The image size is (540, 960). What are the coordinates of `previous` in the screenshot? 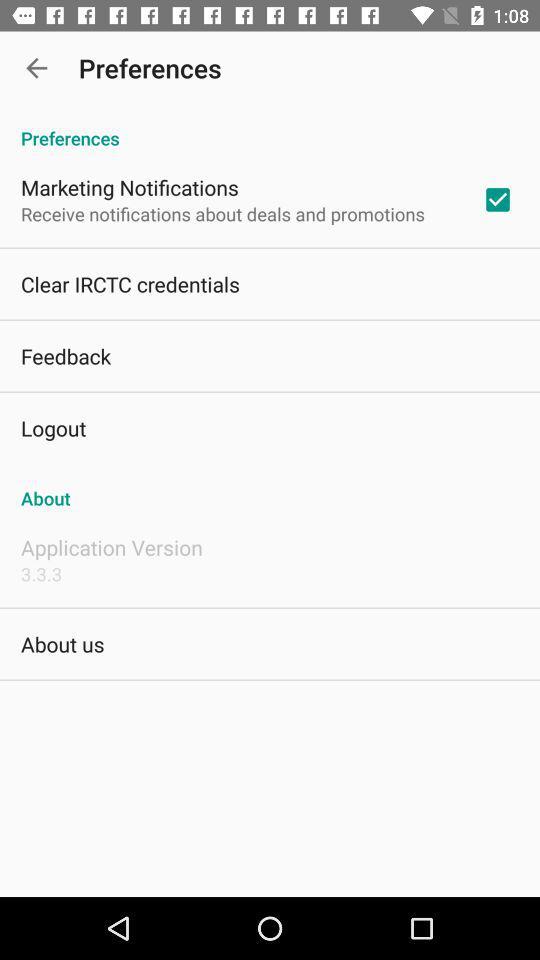 It's located at (36, 68).